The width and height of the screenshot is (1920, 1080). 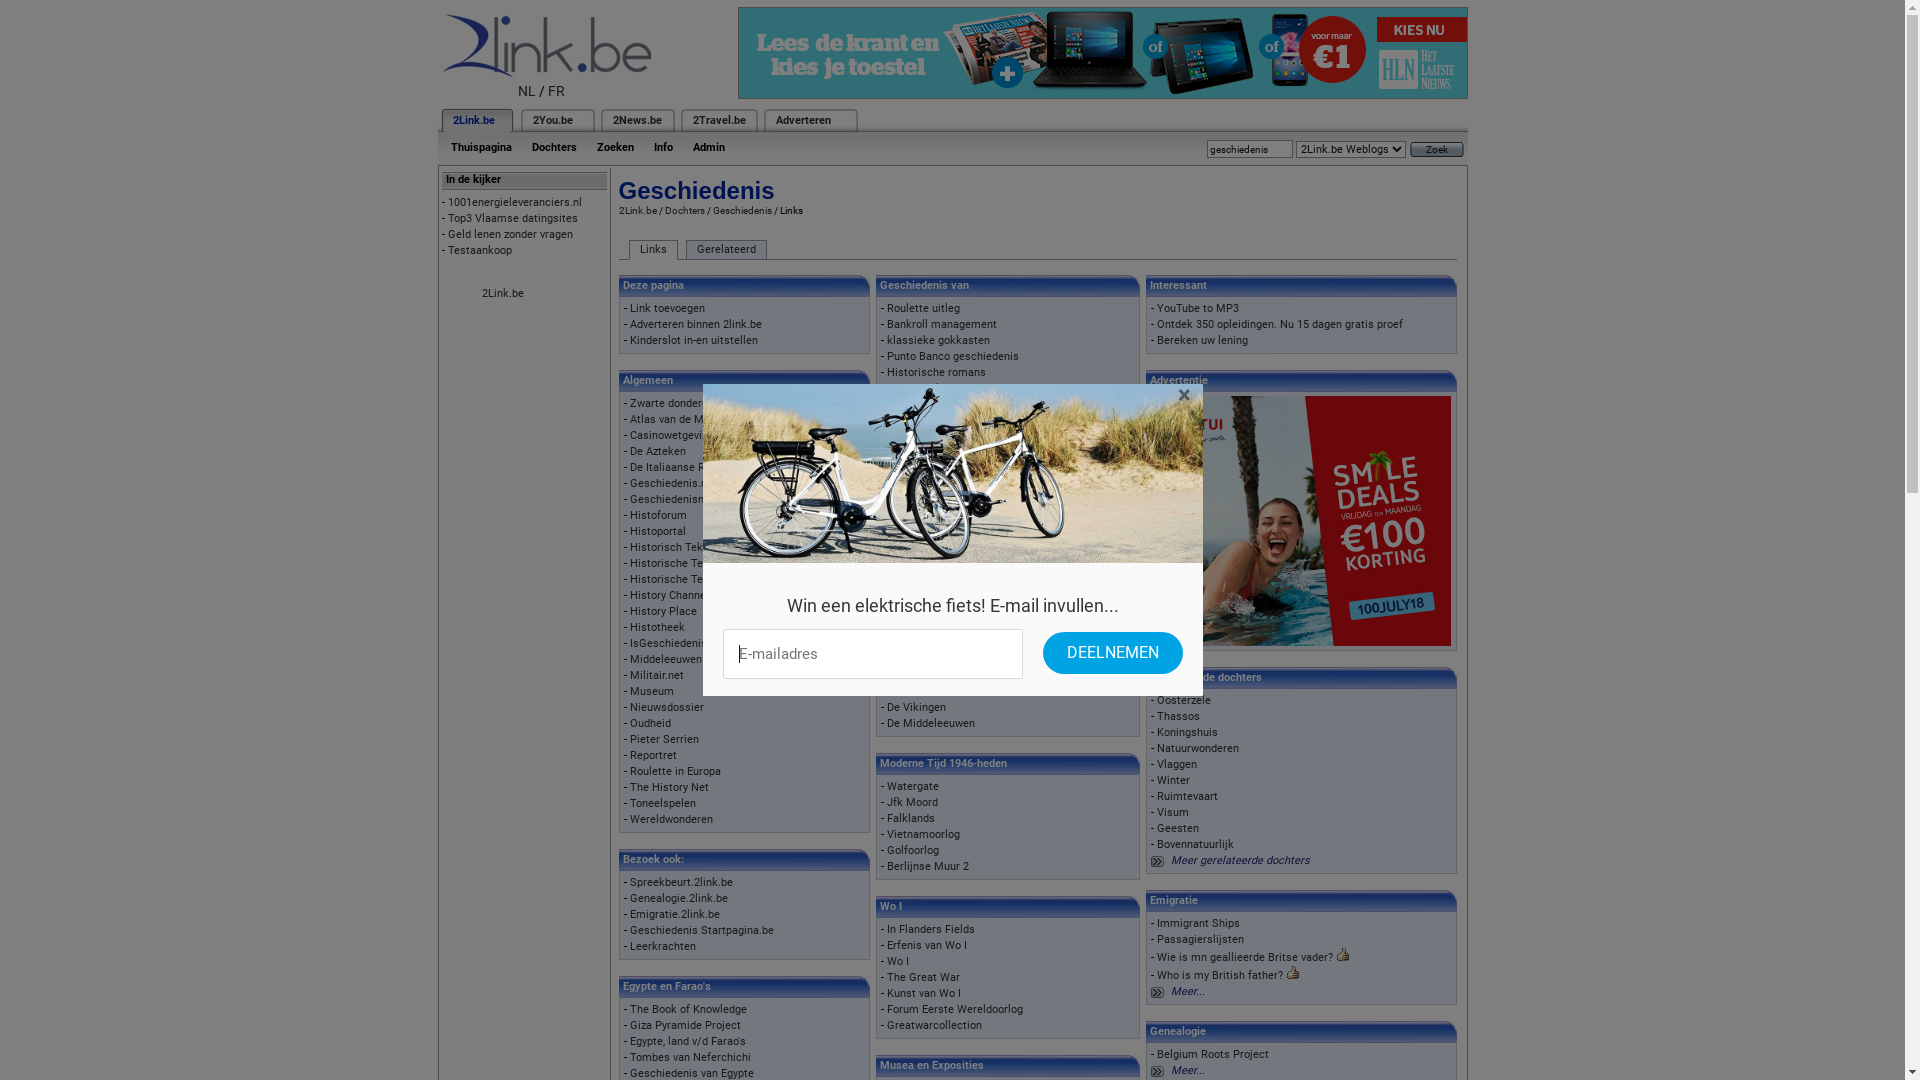 What do you see at coordinates (681, 881) in the screenshot?
I see `'Spreekbeurt.2link.be'` at bounding box center [681, 881].